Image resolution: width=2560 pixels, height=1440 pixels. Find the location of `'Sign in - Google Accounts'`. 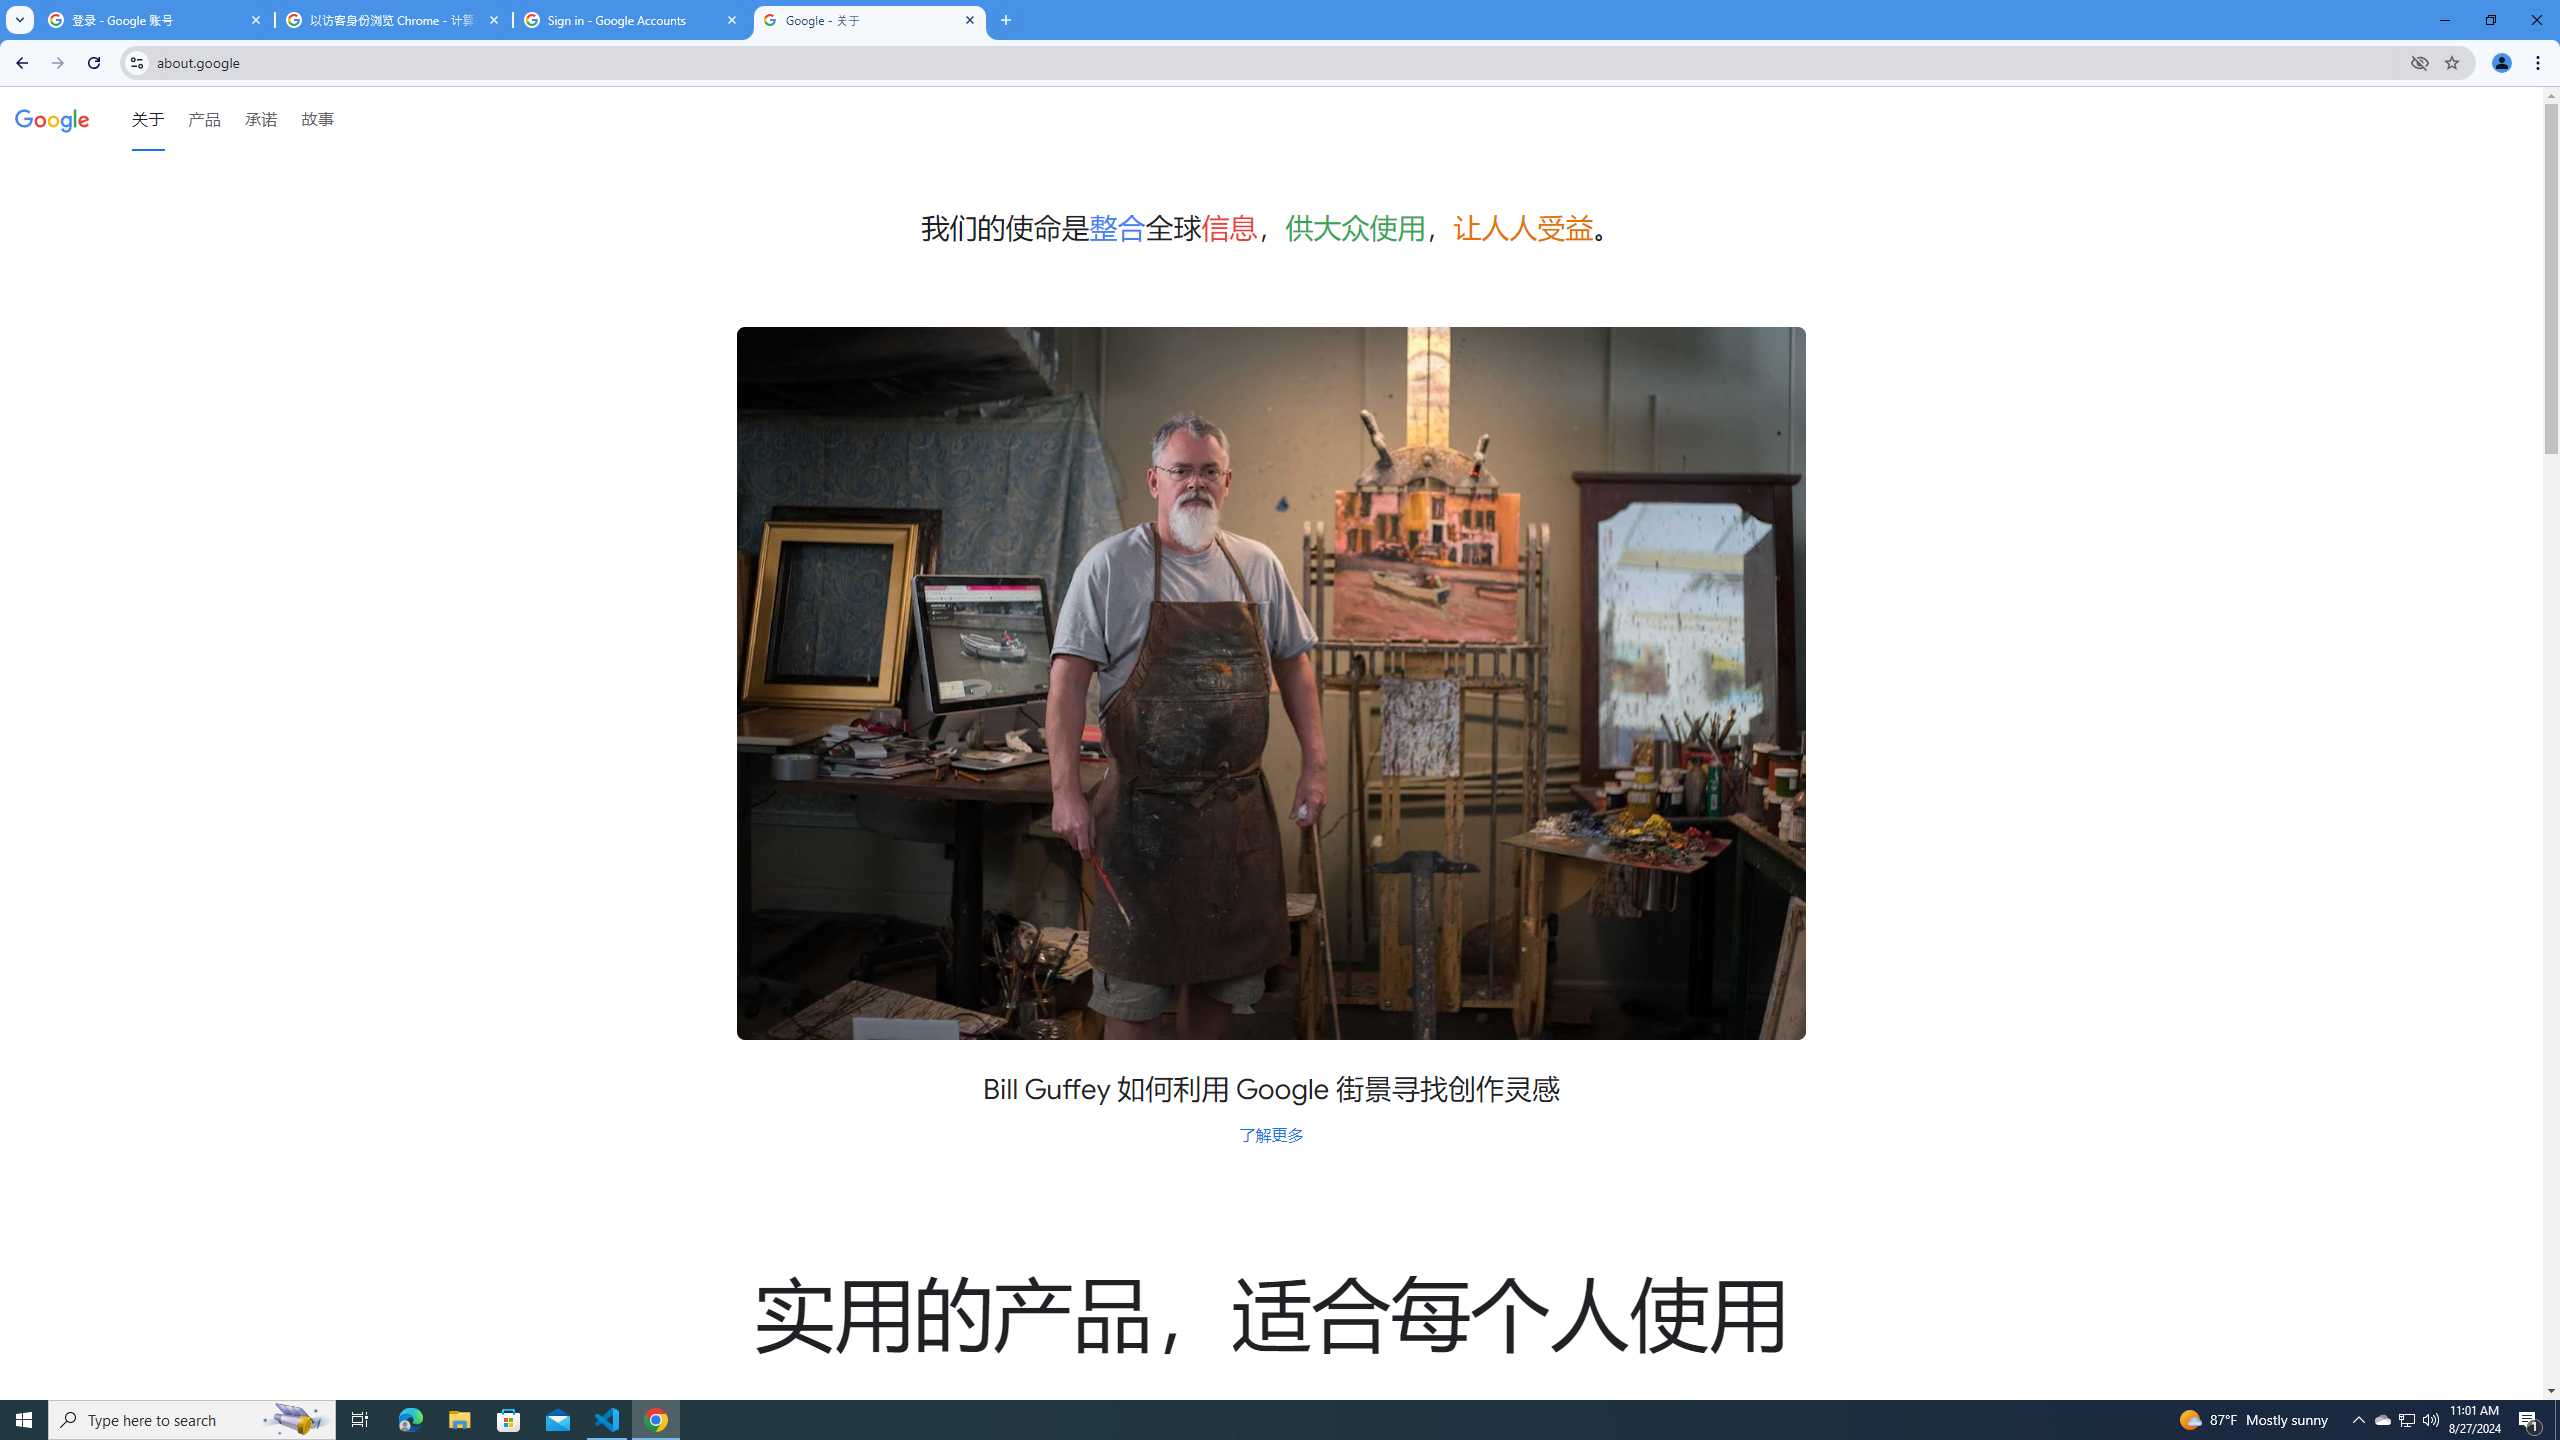

'Sign in - Google Accounts' is located at coordinates (631, 19).